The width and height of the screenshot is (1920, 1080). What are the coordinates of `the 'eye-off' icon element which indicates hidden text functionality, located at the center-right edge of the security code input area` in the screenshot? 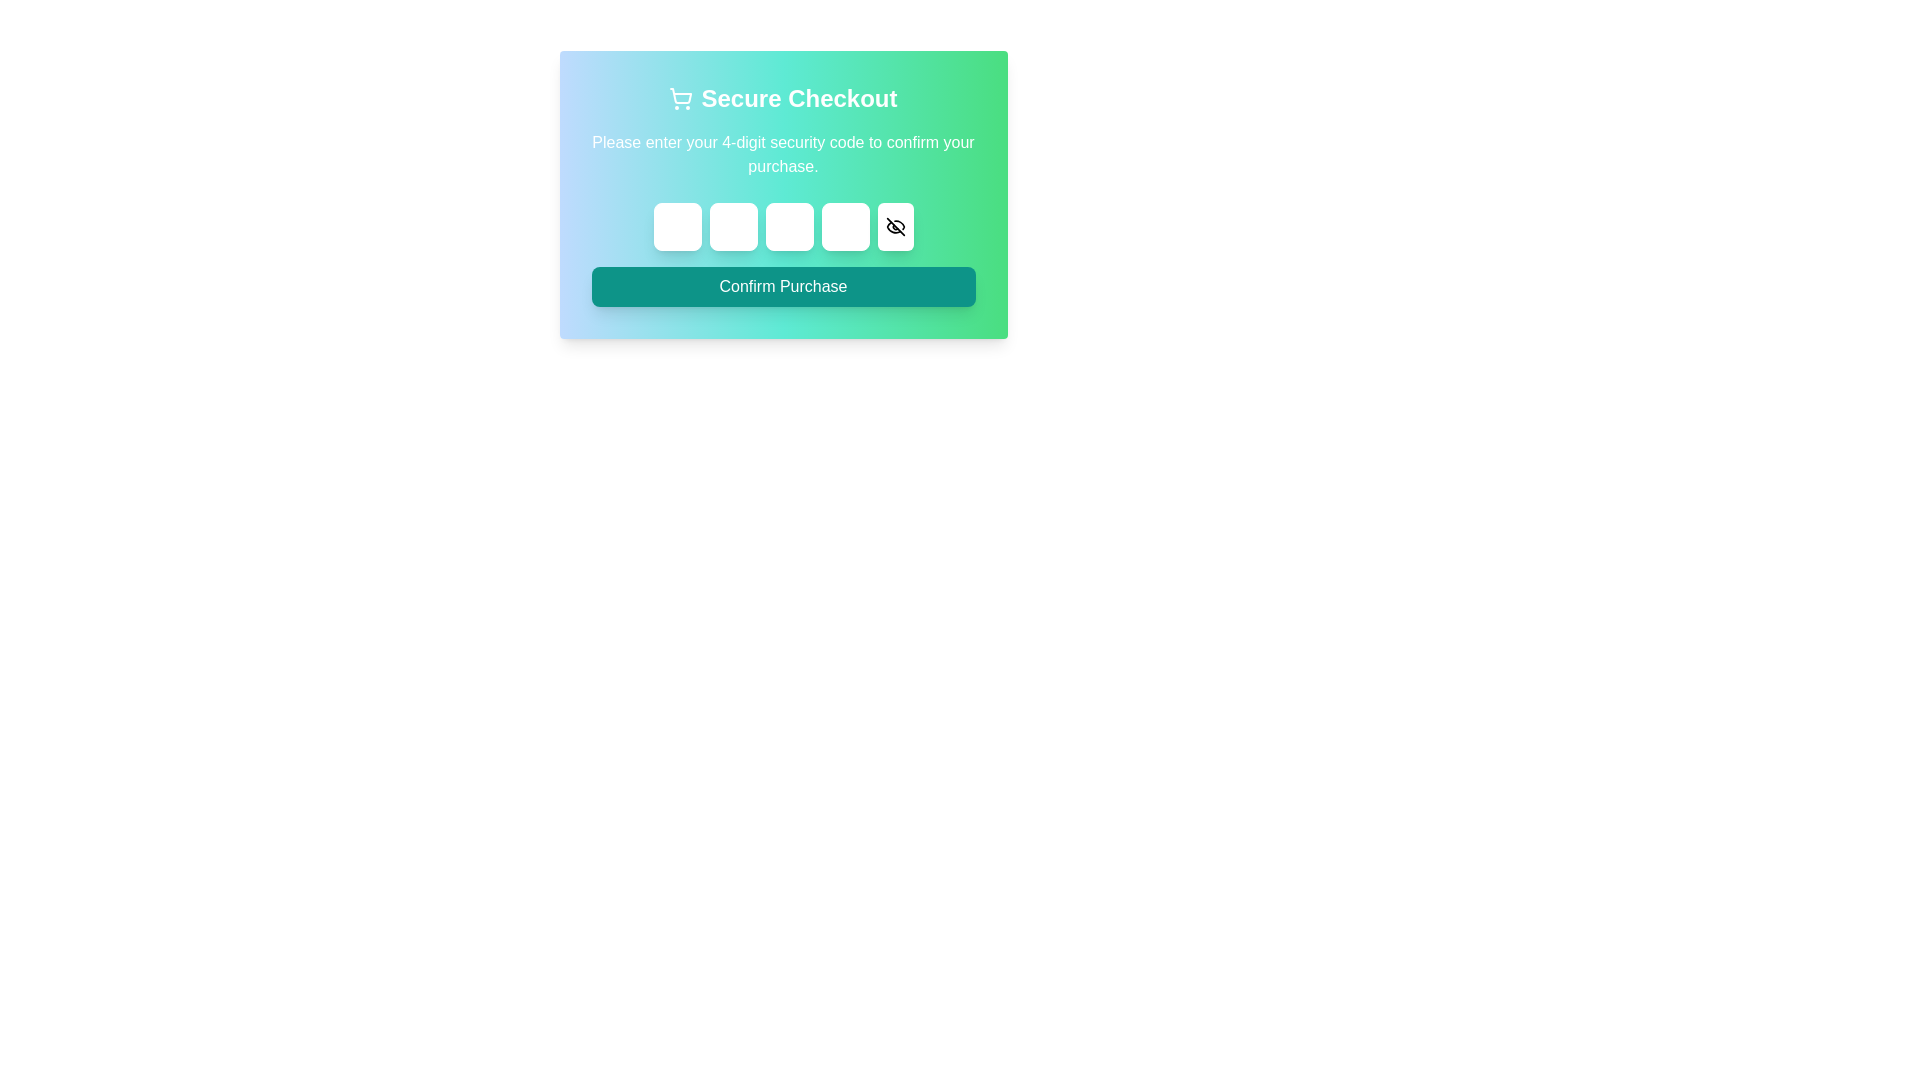 It's located at (892, 226).